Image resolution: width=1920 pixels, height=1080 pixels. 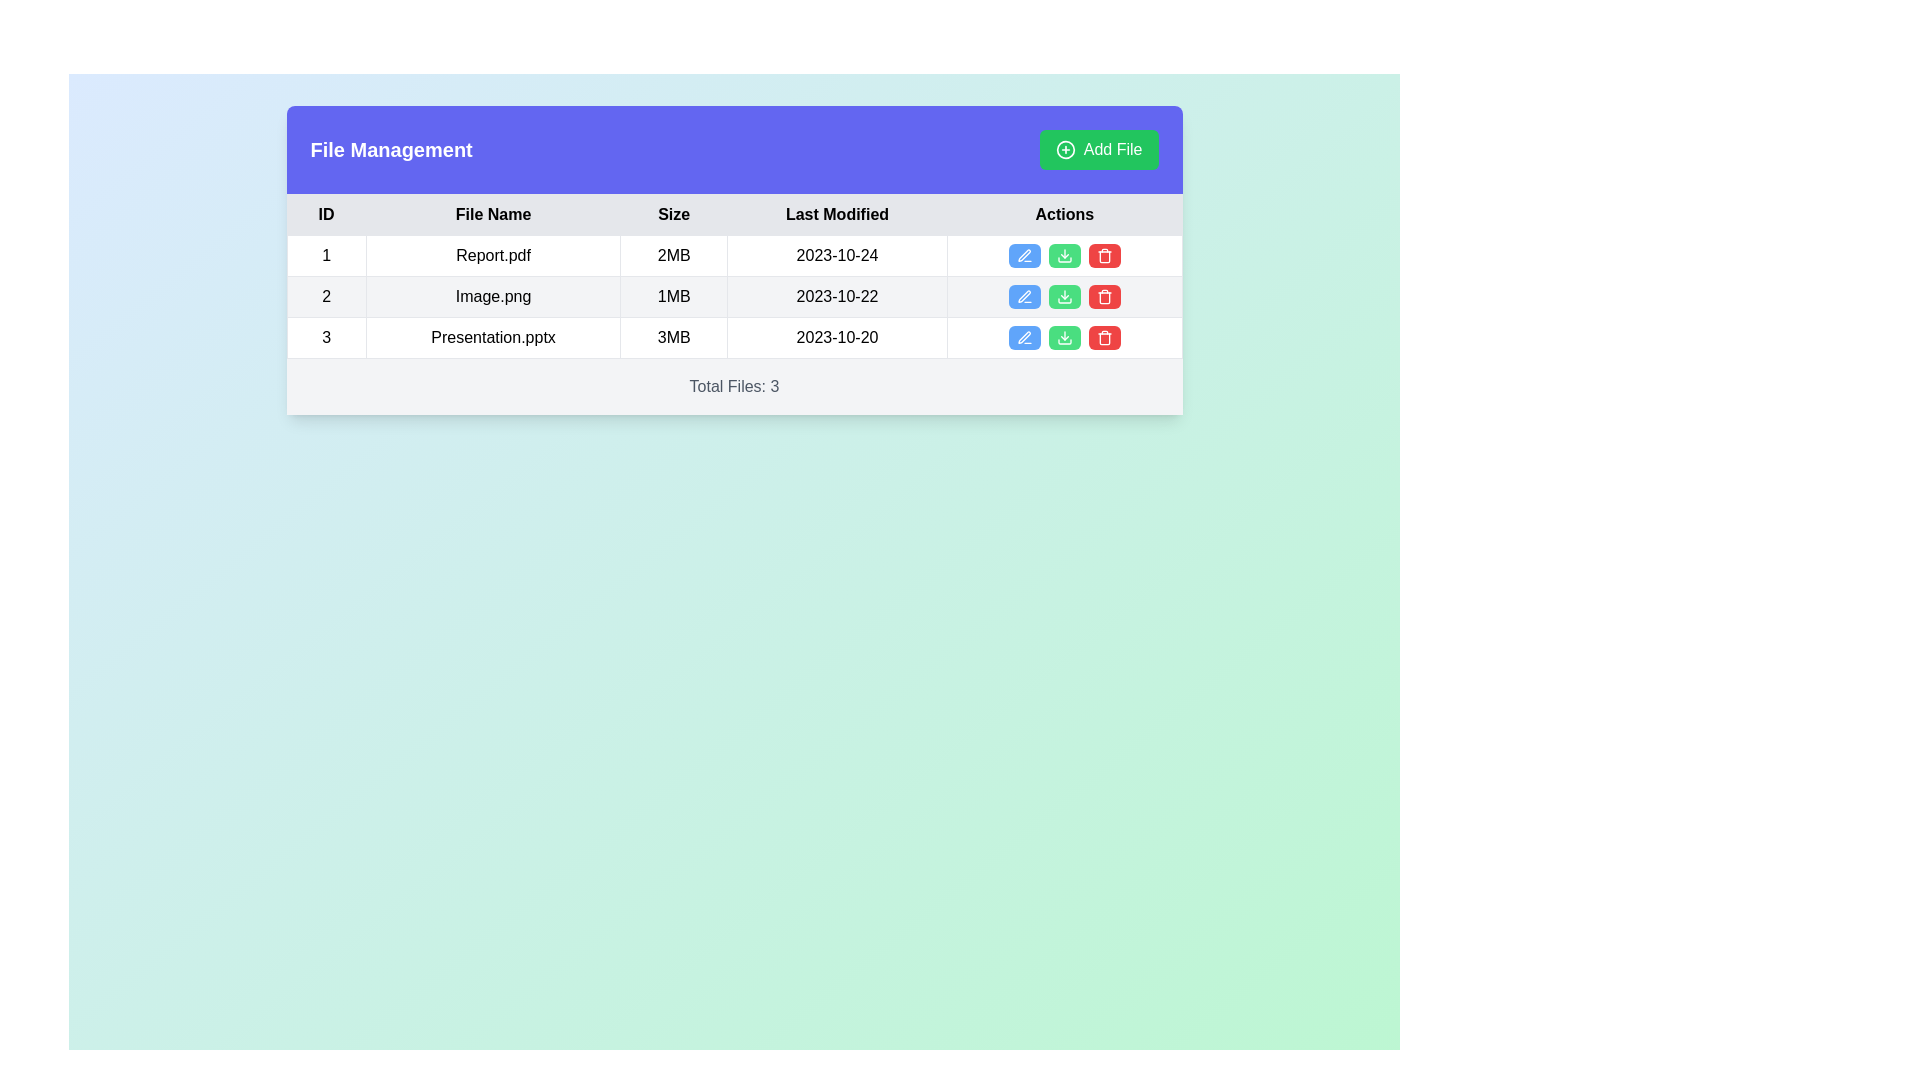 I want to click on the green download button located in the last row of the table under the 'Actions' column, which is positioned between the blue edit button and the red delete button, so click(x=1063, y=337).